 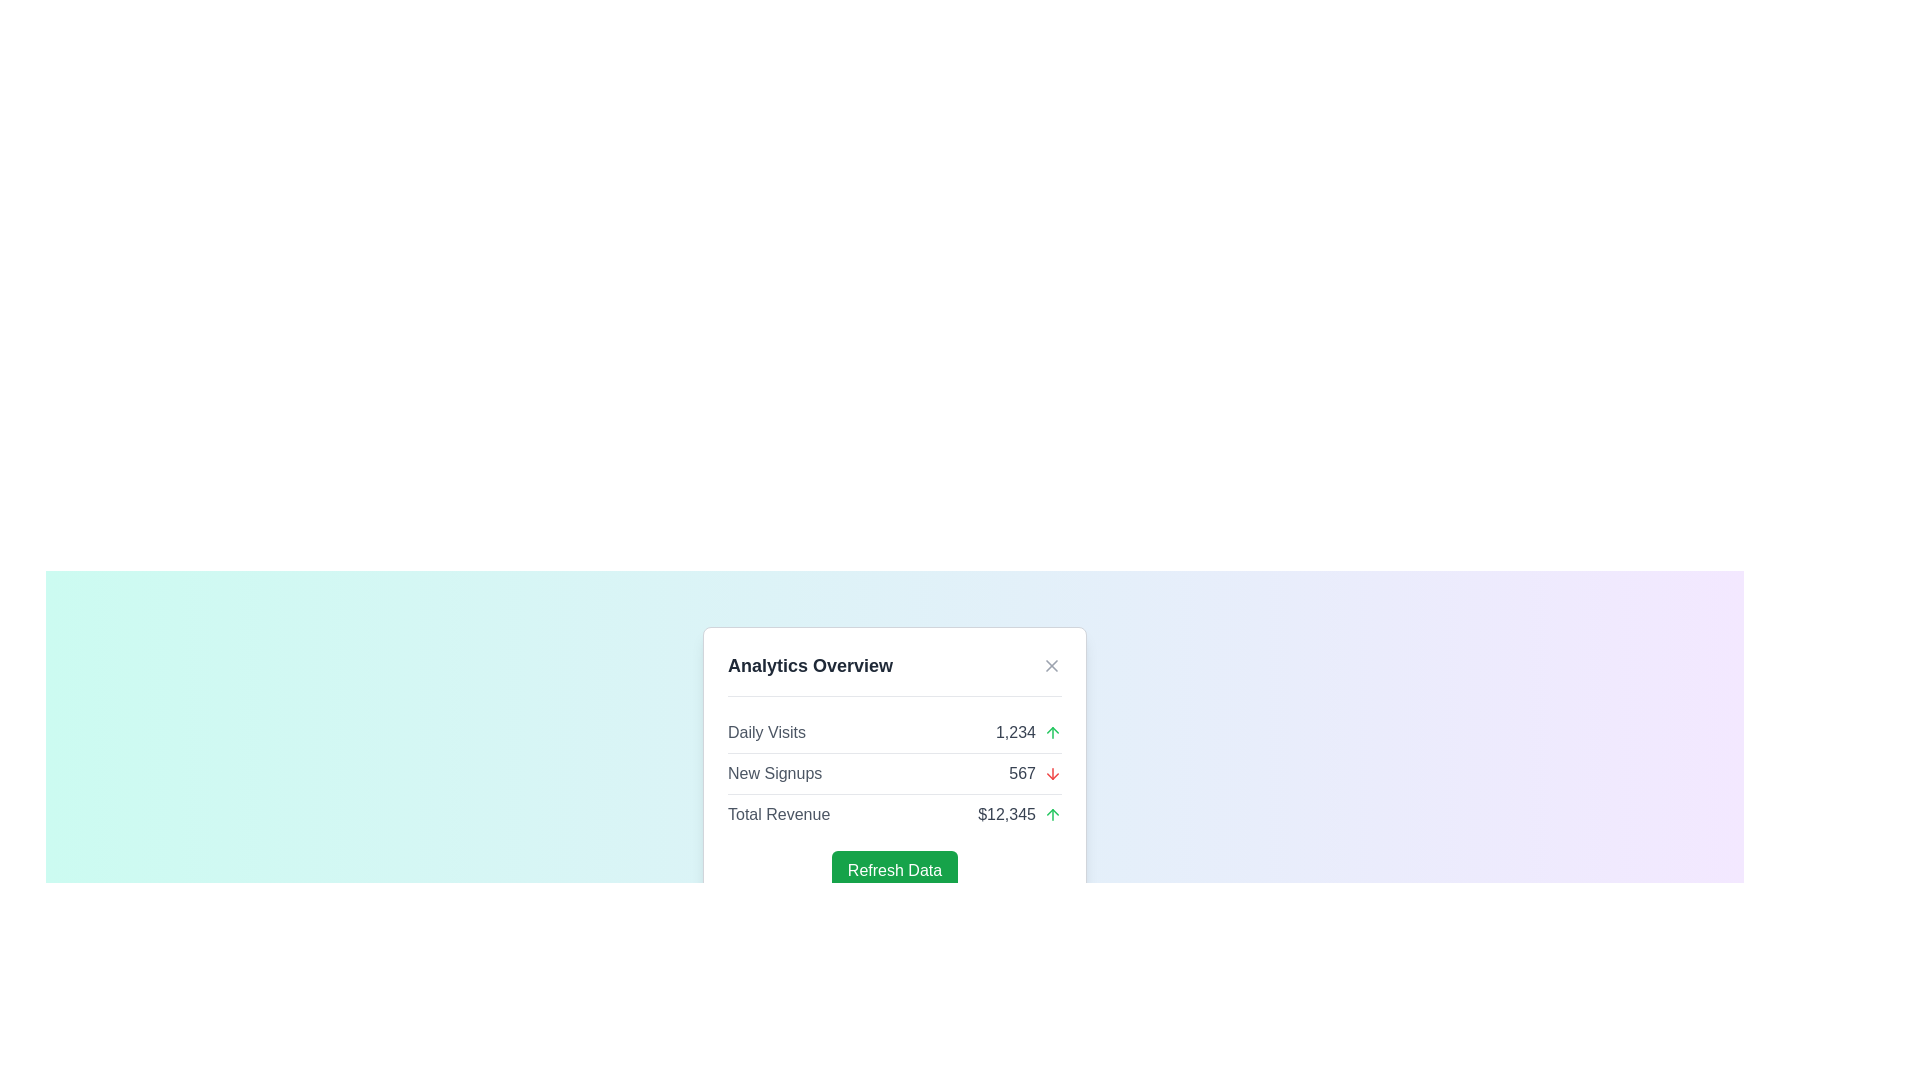 What do you see at coordinates (810, 666) in the screenshot?
I see `the 'Analytics Overview' text label at the top left of the popup card interface` at bounding box center [810, 666].